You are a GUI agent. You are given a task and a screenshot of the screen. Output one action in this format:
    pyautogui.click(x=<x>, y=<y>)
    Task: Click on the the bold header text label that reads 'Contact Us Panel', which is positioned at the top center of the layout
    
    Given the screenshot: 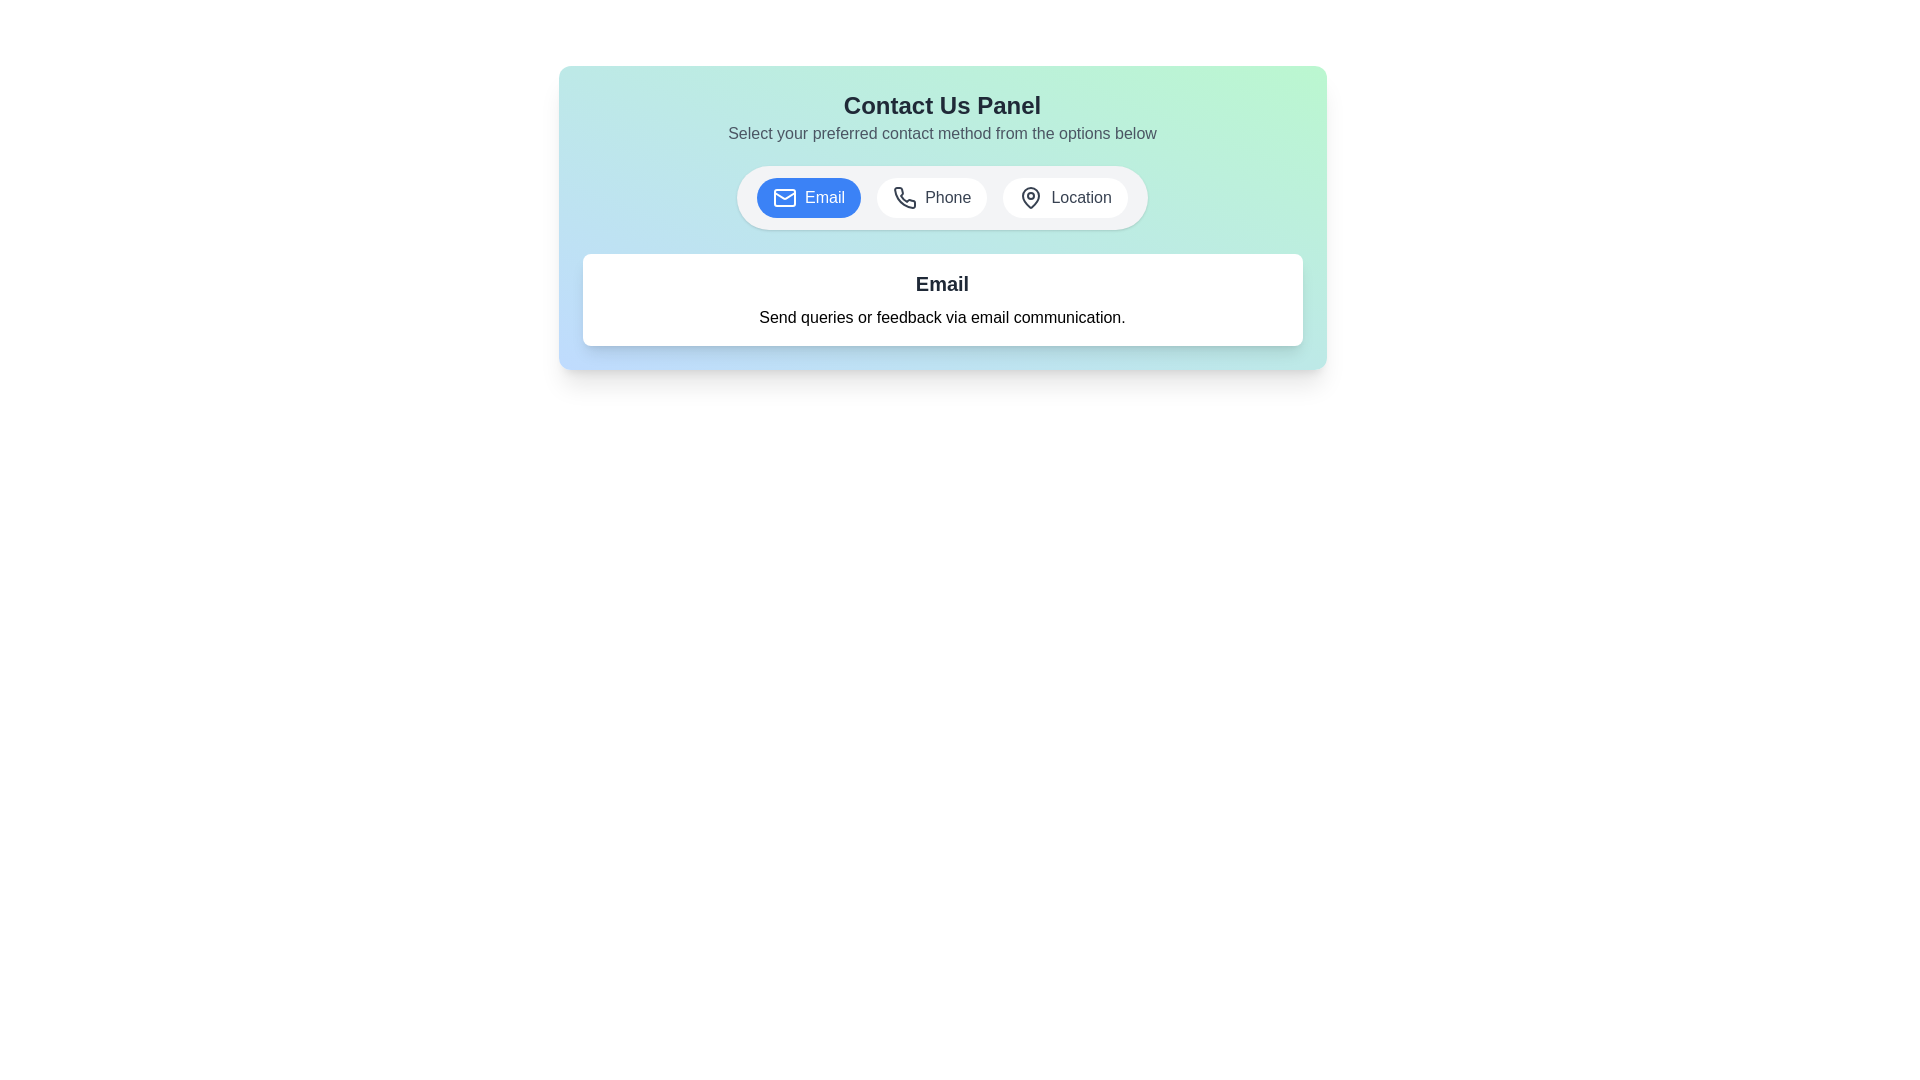 What is the action you would take?
    pyautogui.click(x=941, y=105)
    